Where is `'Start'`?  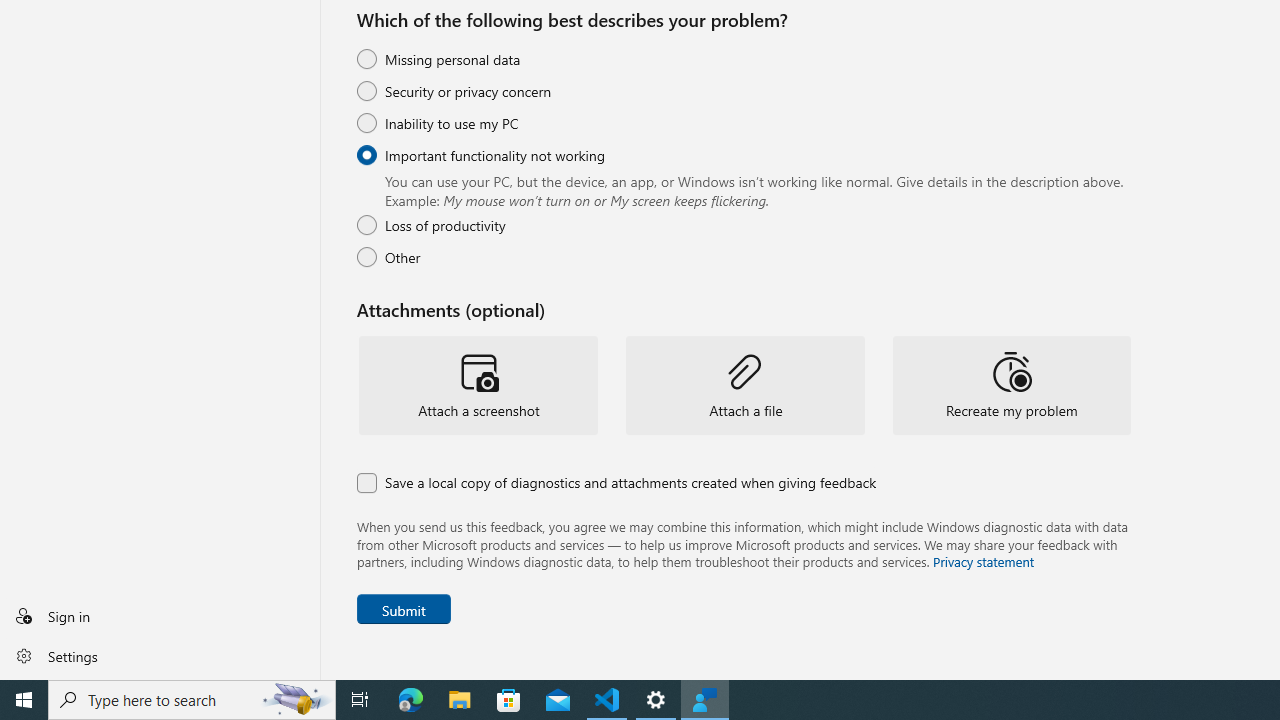
'Start' is located at coordinates (24, 698).